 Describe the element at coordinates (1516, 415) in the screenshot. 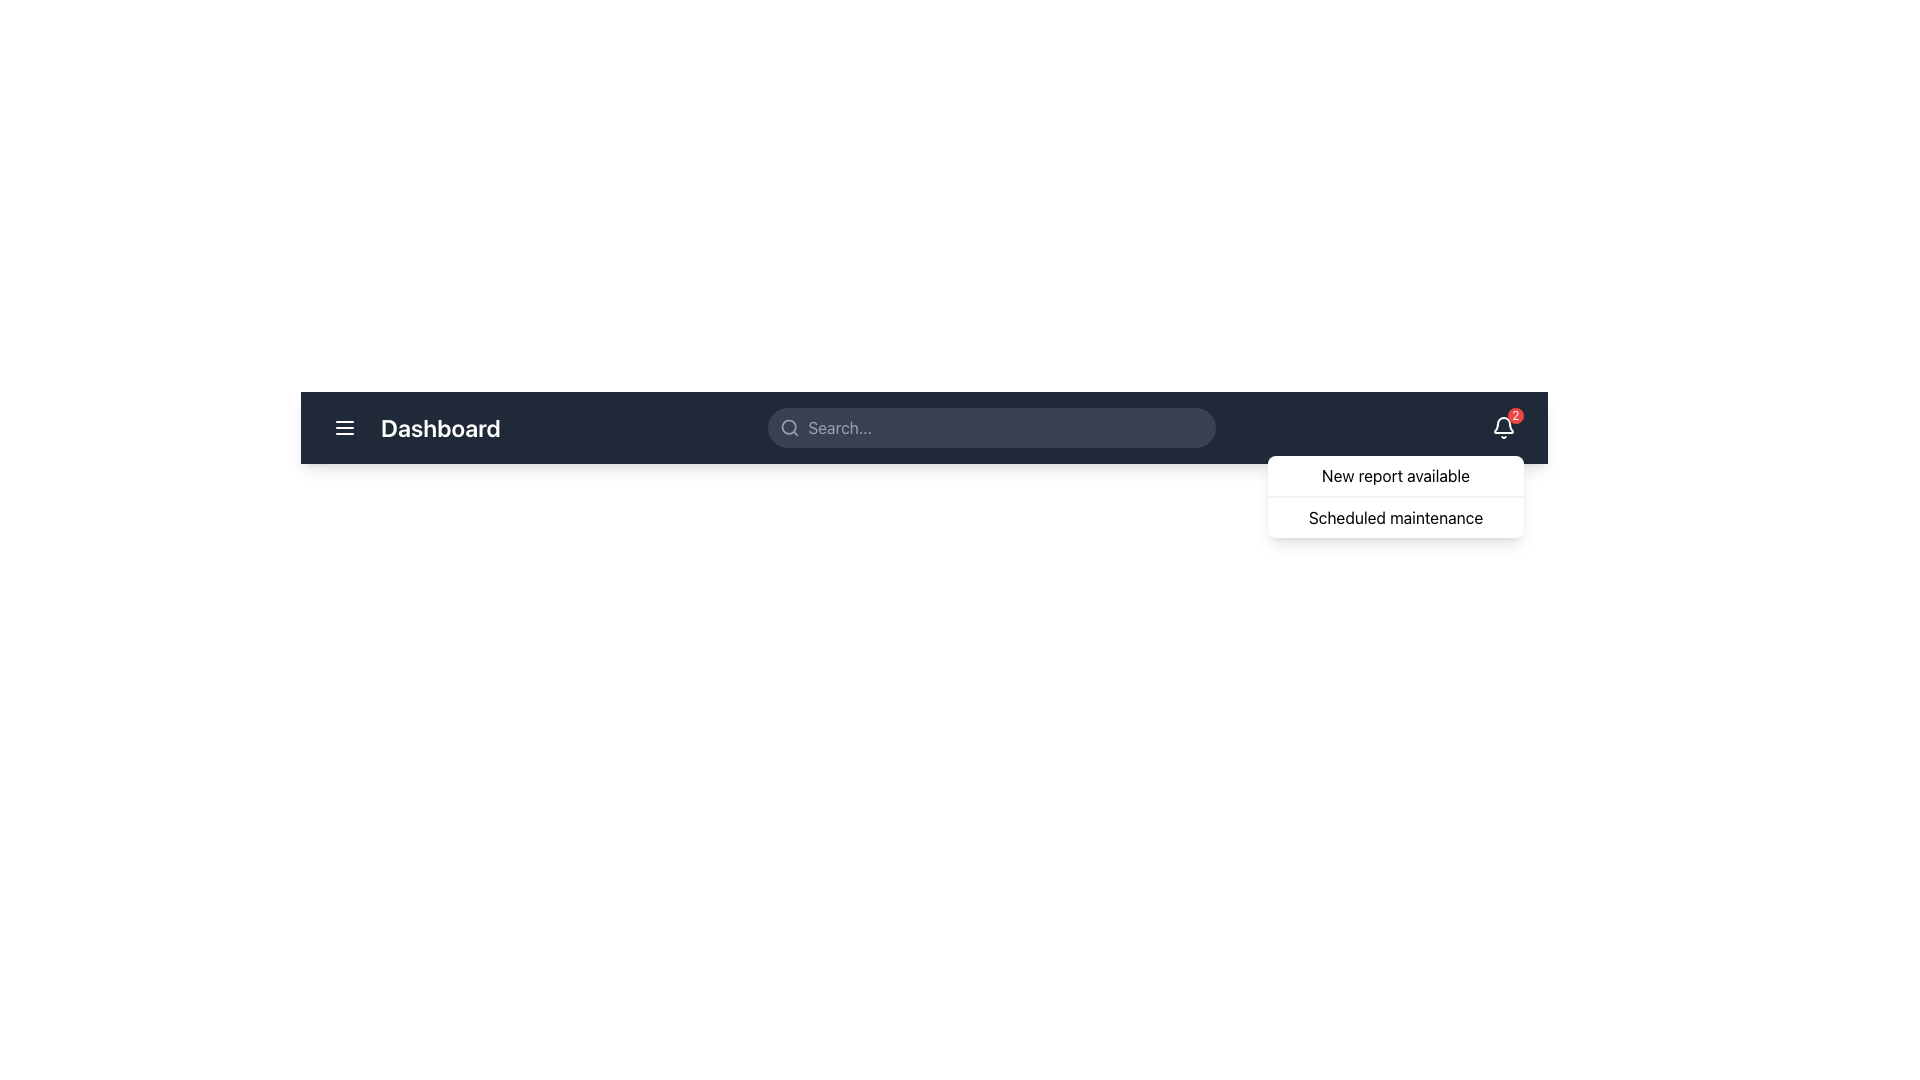

I see `the small red notification badge with the number '2' on the top-right corner of the bell icon in the navigation bar` at that location.